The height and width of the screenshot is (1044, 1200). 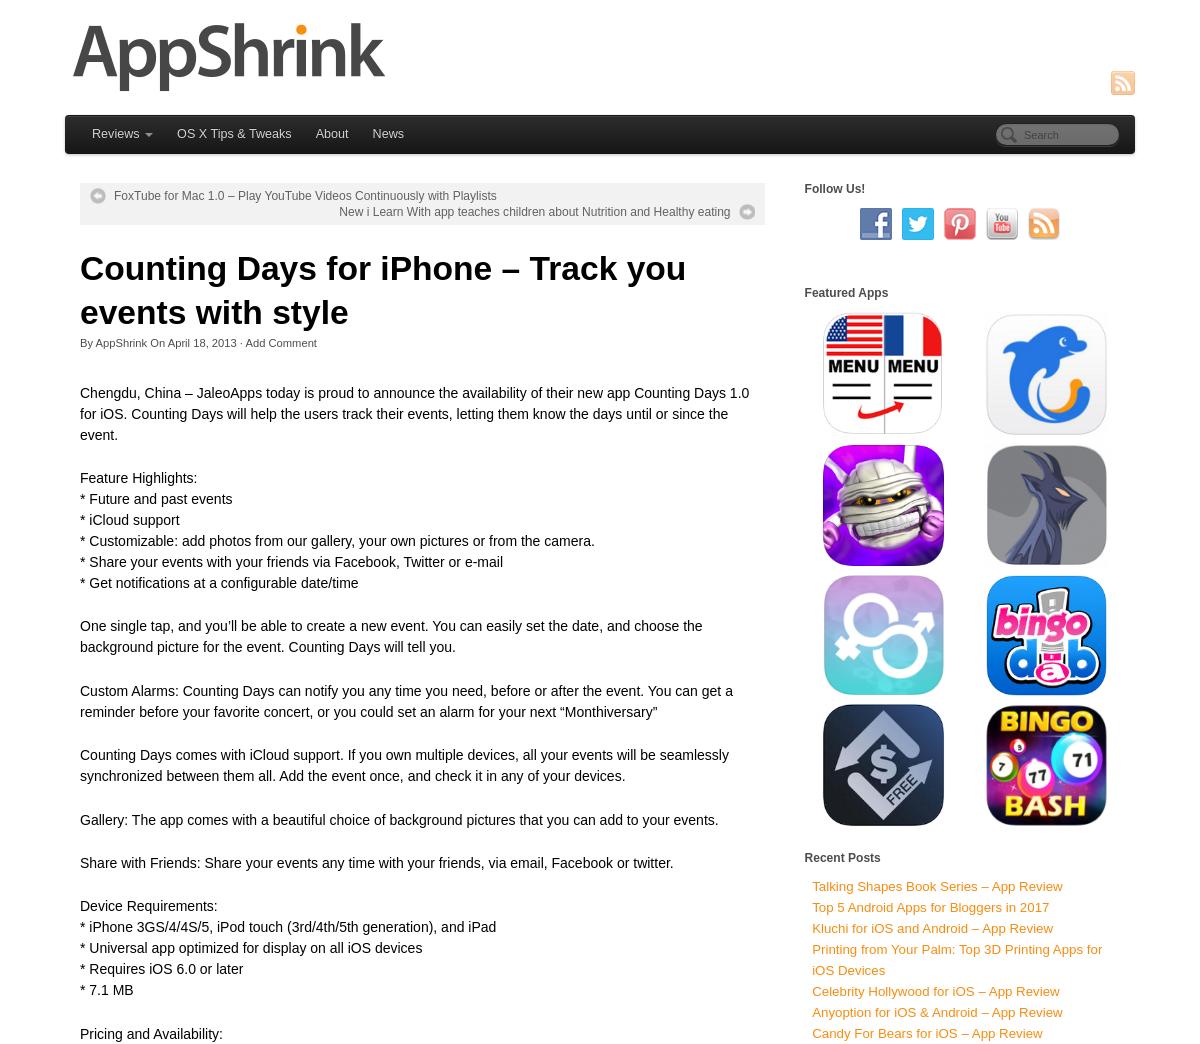 I want to click on 'Printing from Your Palm: Top 3D Printing Apps for iOS Devices', so click(x=957, y=958).